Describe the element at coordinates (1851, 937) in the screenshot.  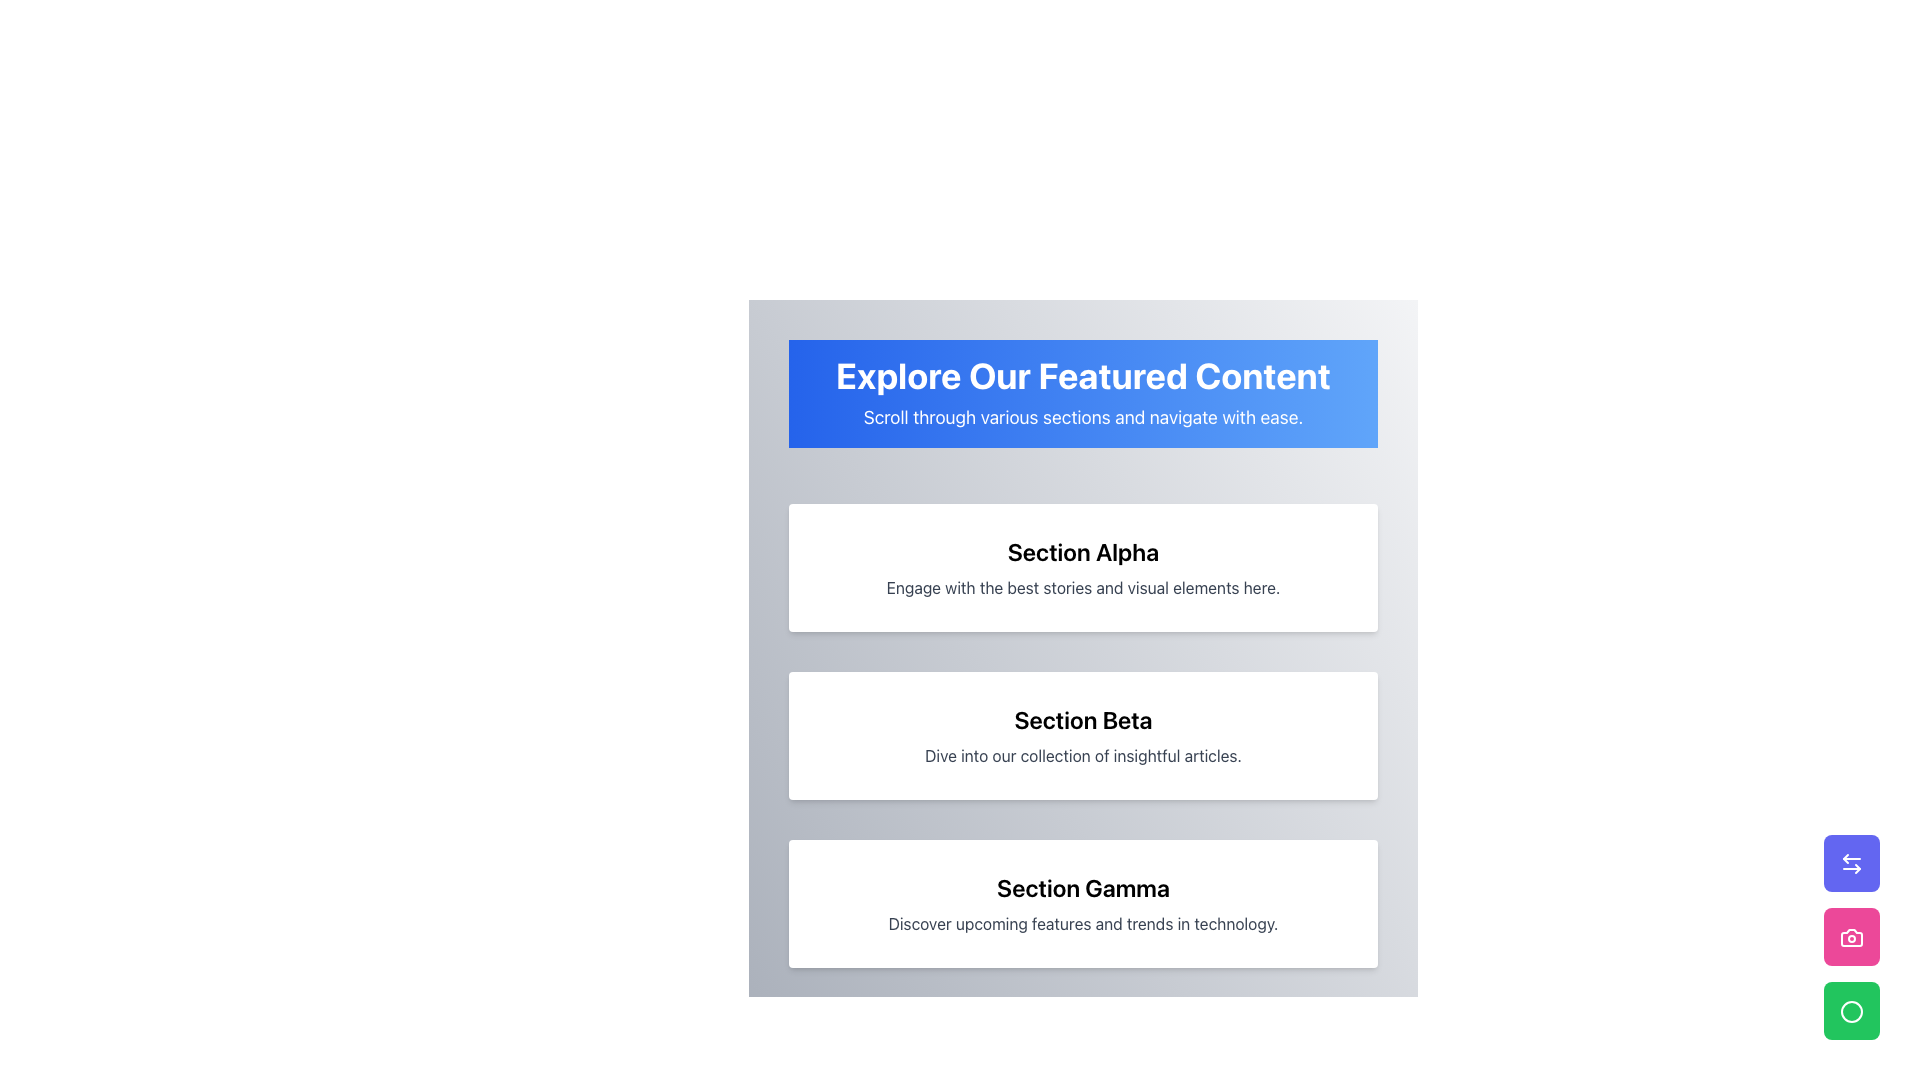
I see `the pink square-shaped button with rounded corners and a white camera icon, which is the second button in the bottom-right corner of the interface` at that location.